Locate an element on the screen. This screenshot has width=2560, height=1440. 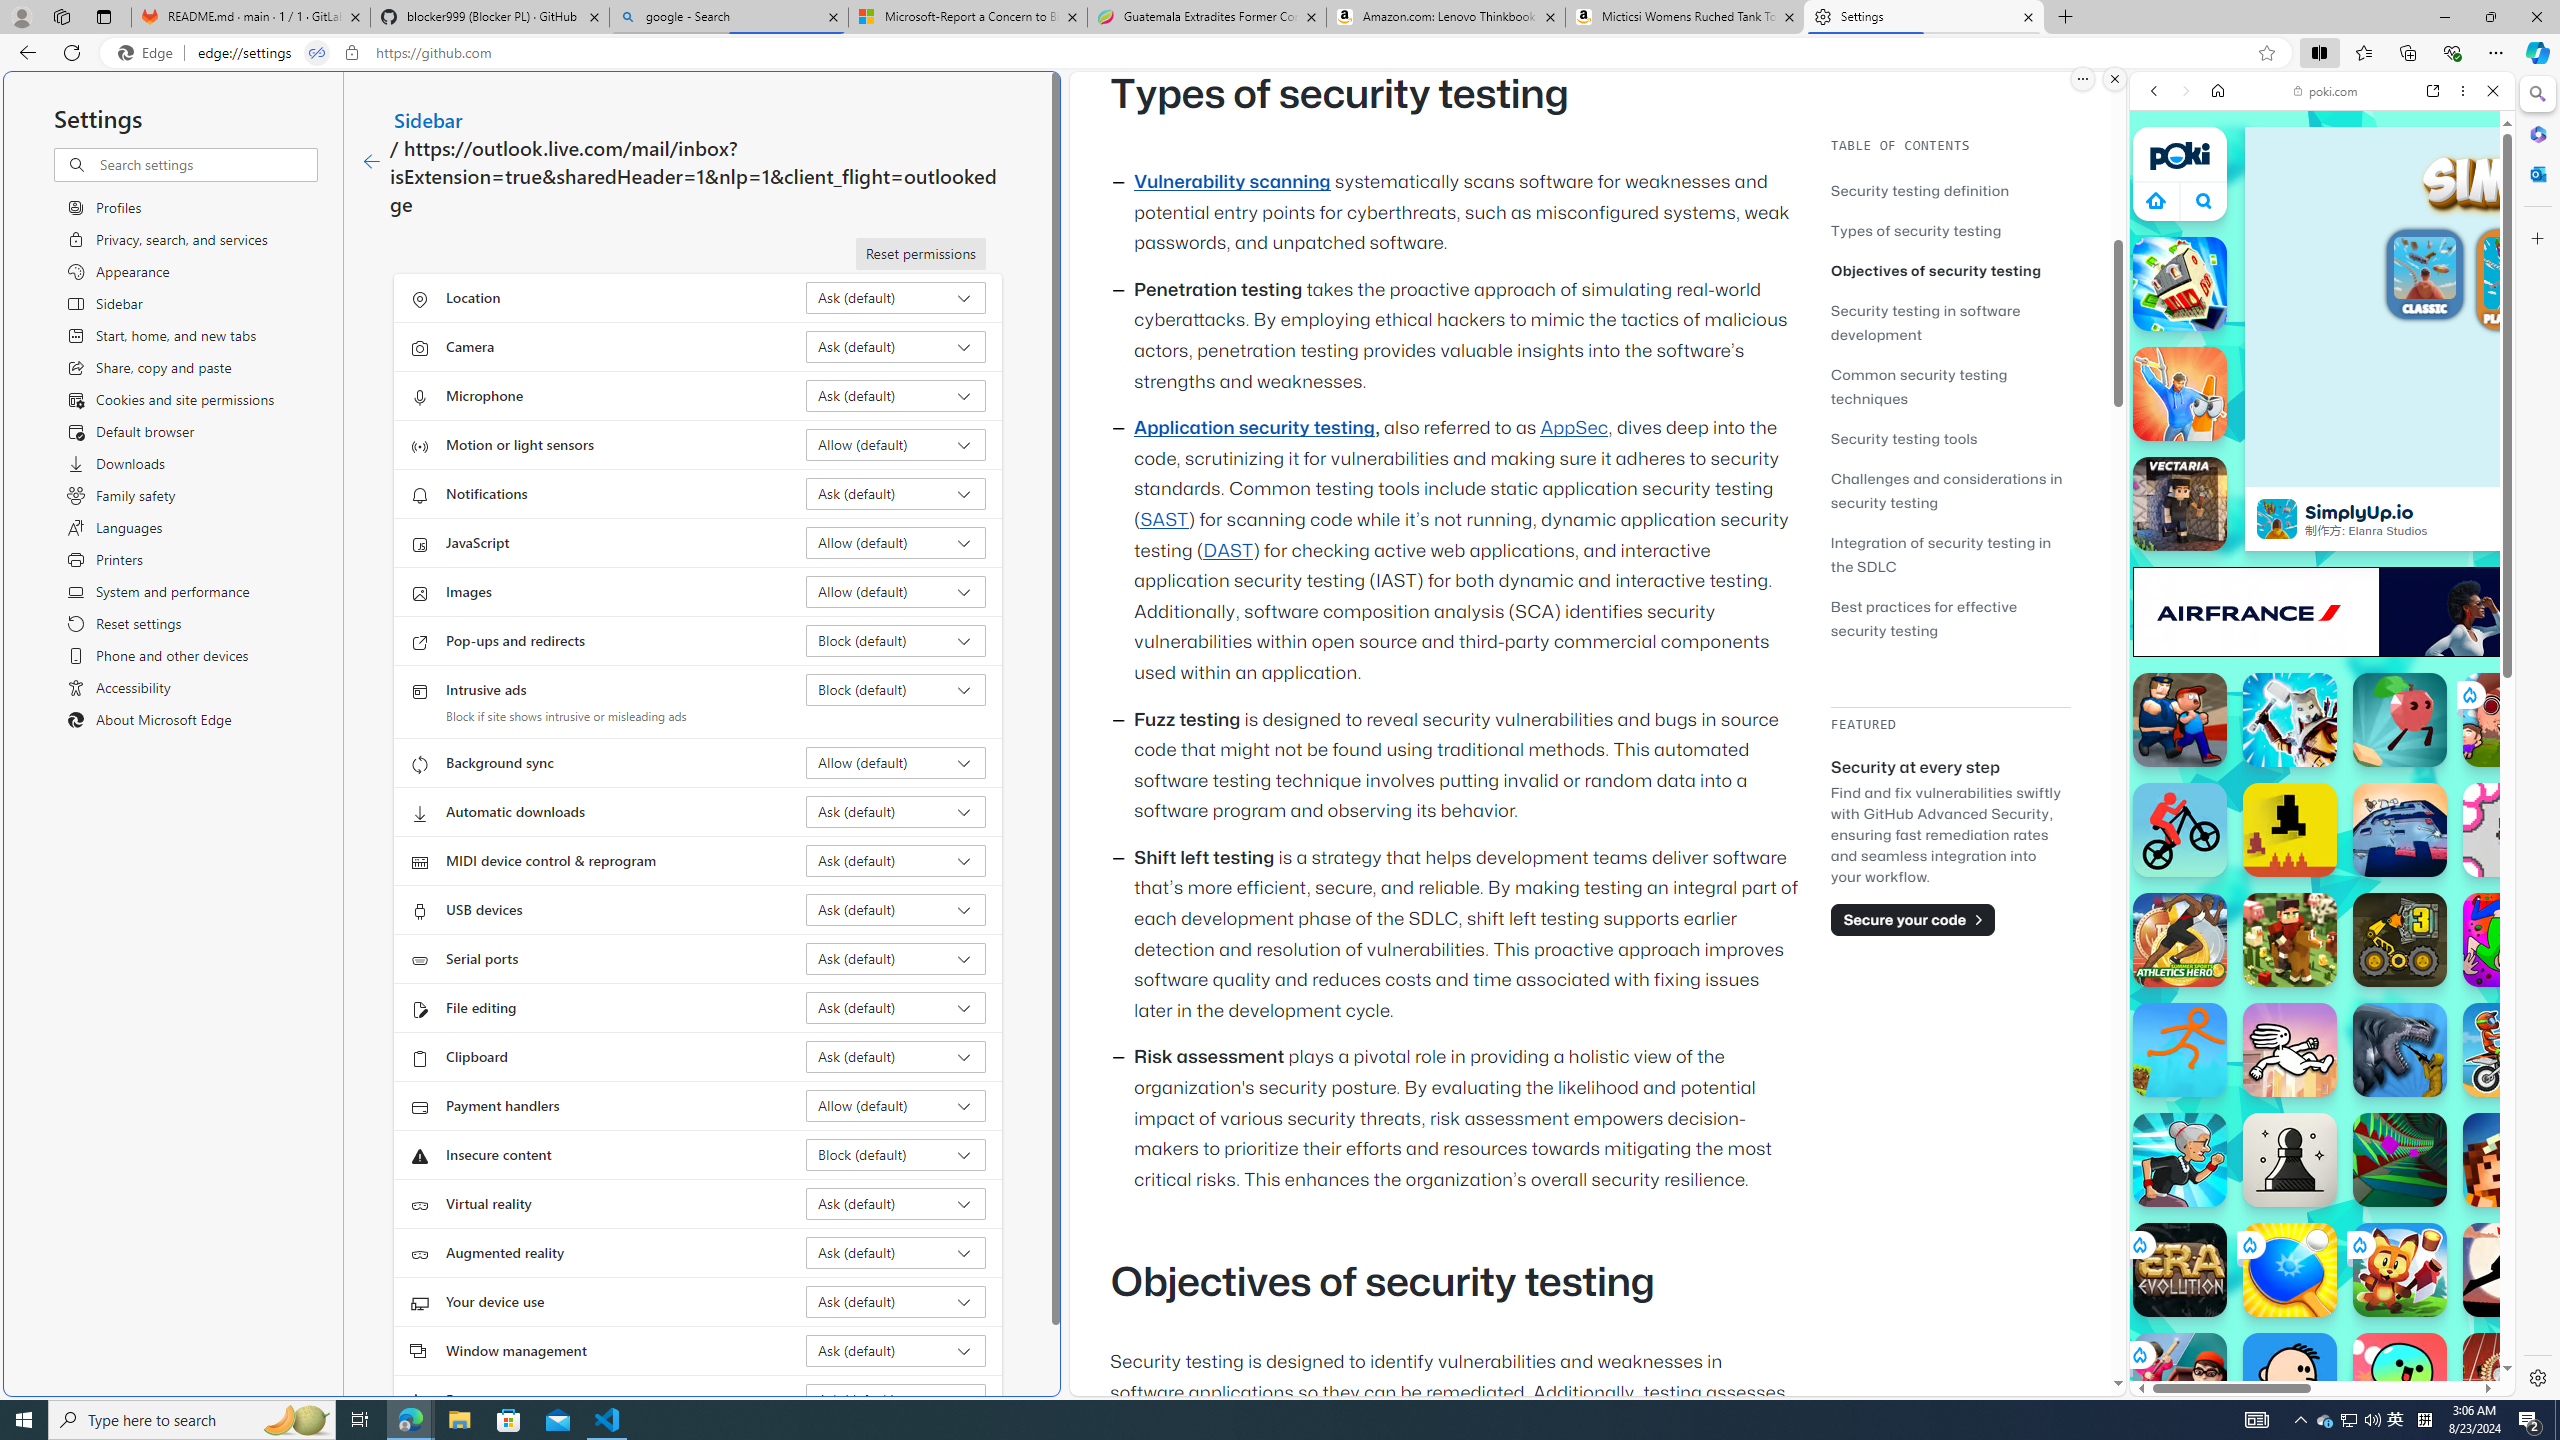
'Sidebar' is located at coordinates (428, 118).